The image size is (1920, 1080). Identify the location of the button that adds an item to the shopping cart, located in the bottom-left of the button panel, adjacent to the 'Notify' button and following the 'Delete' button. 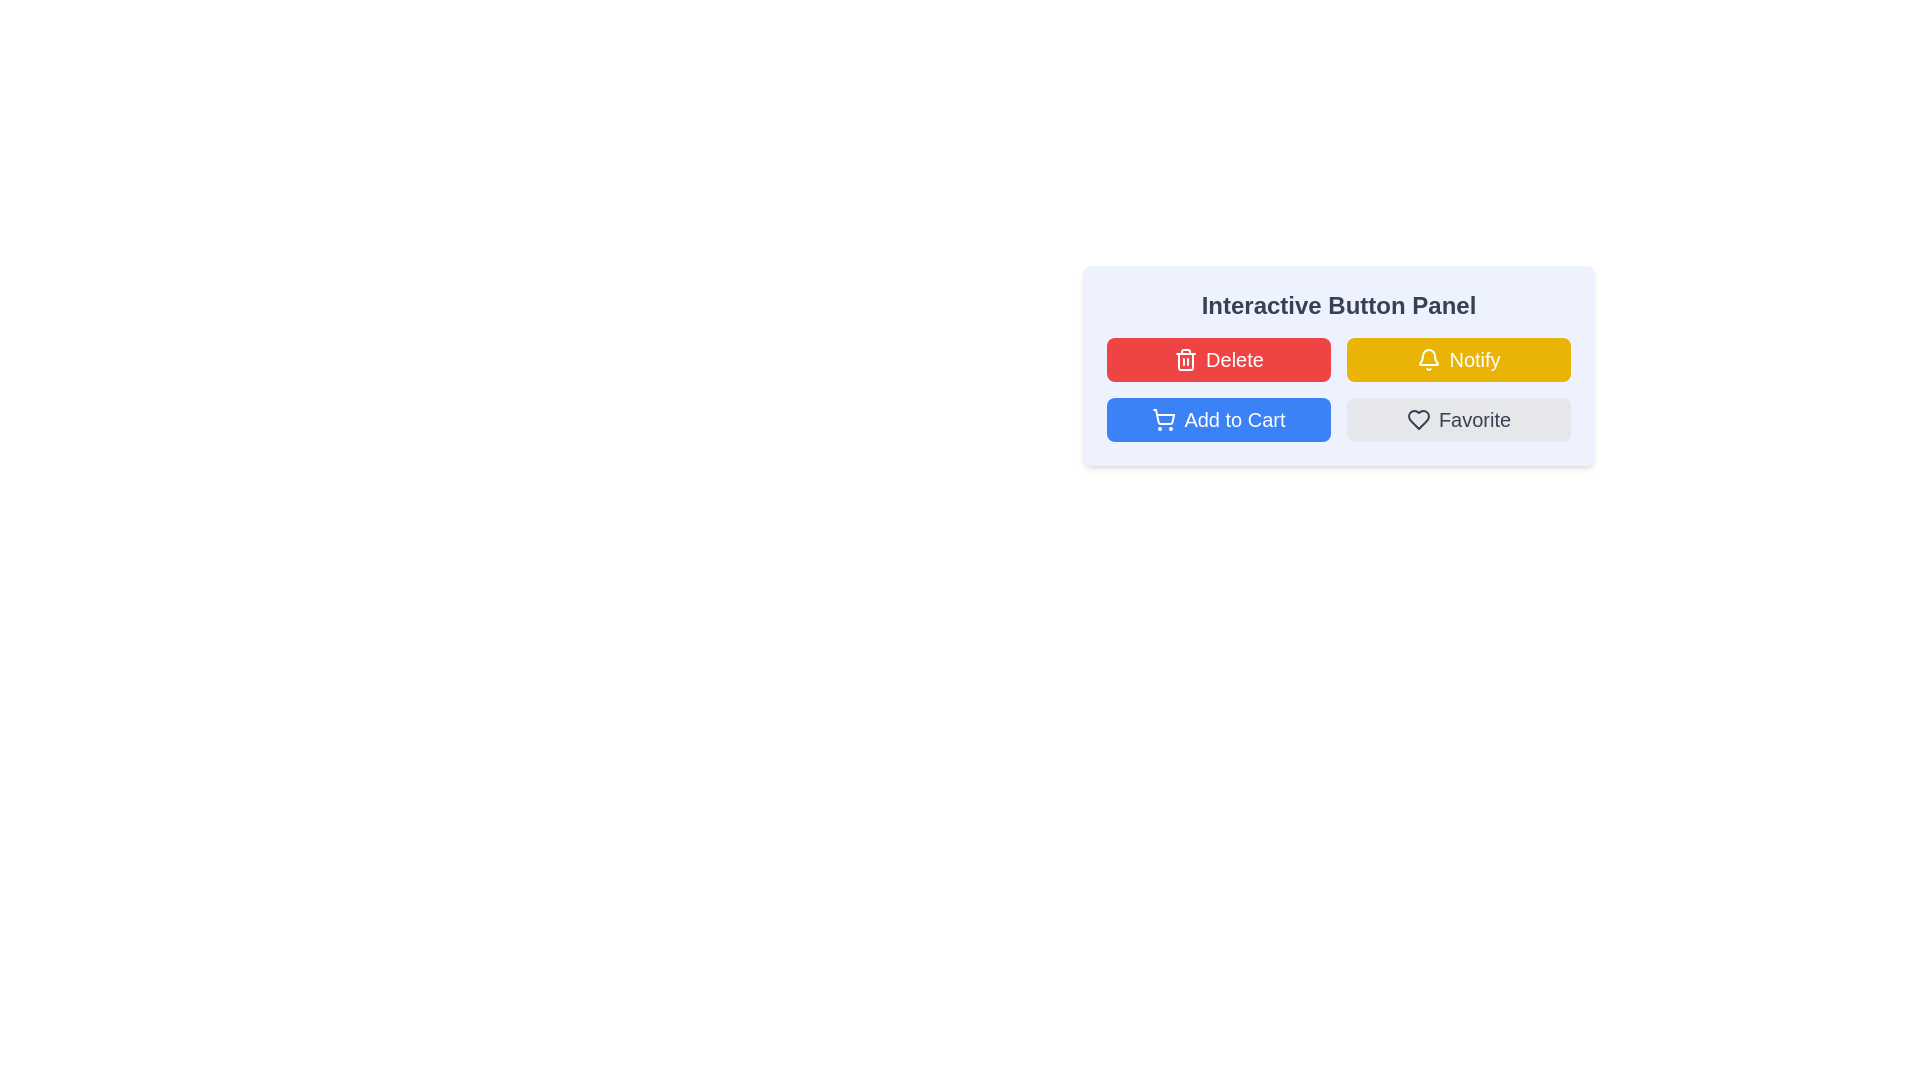
(1218, 419).